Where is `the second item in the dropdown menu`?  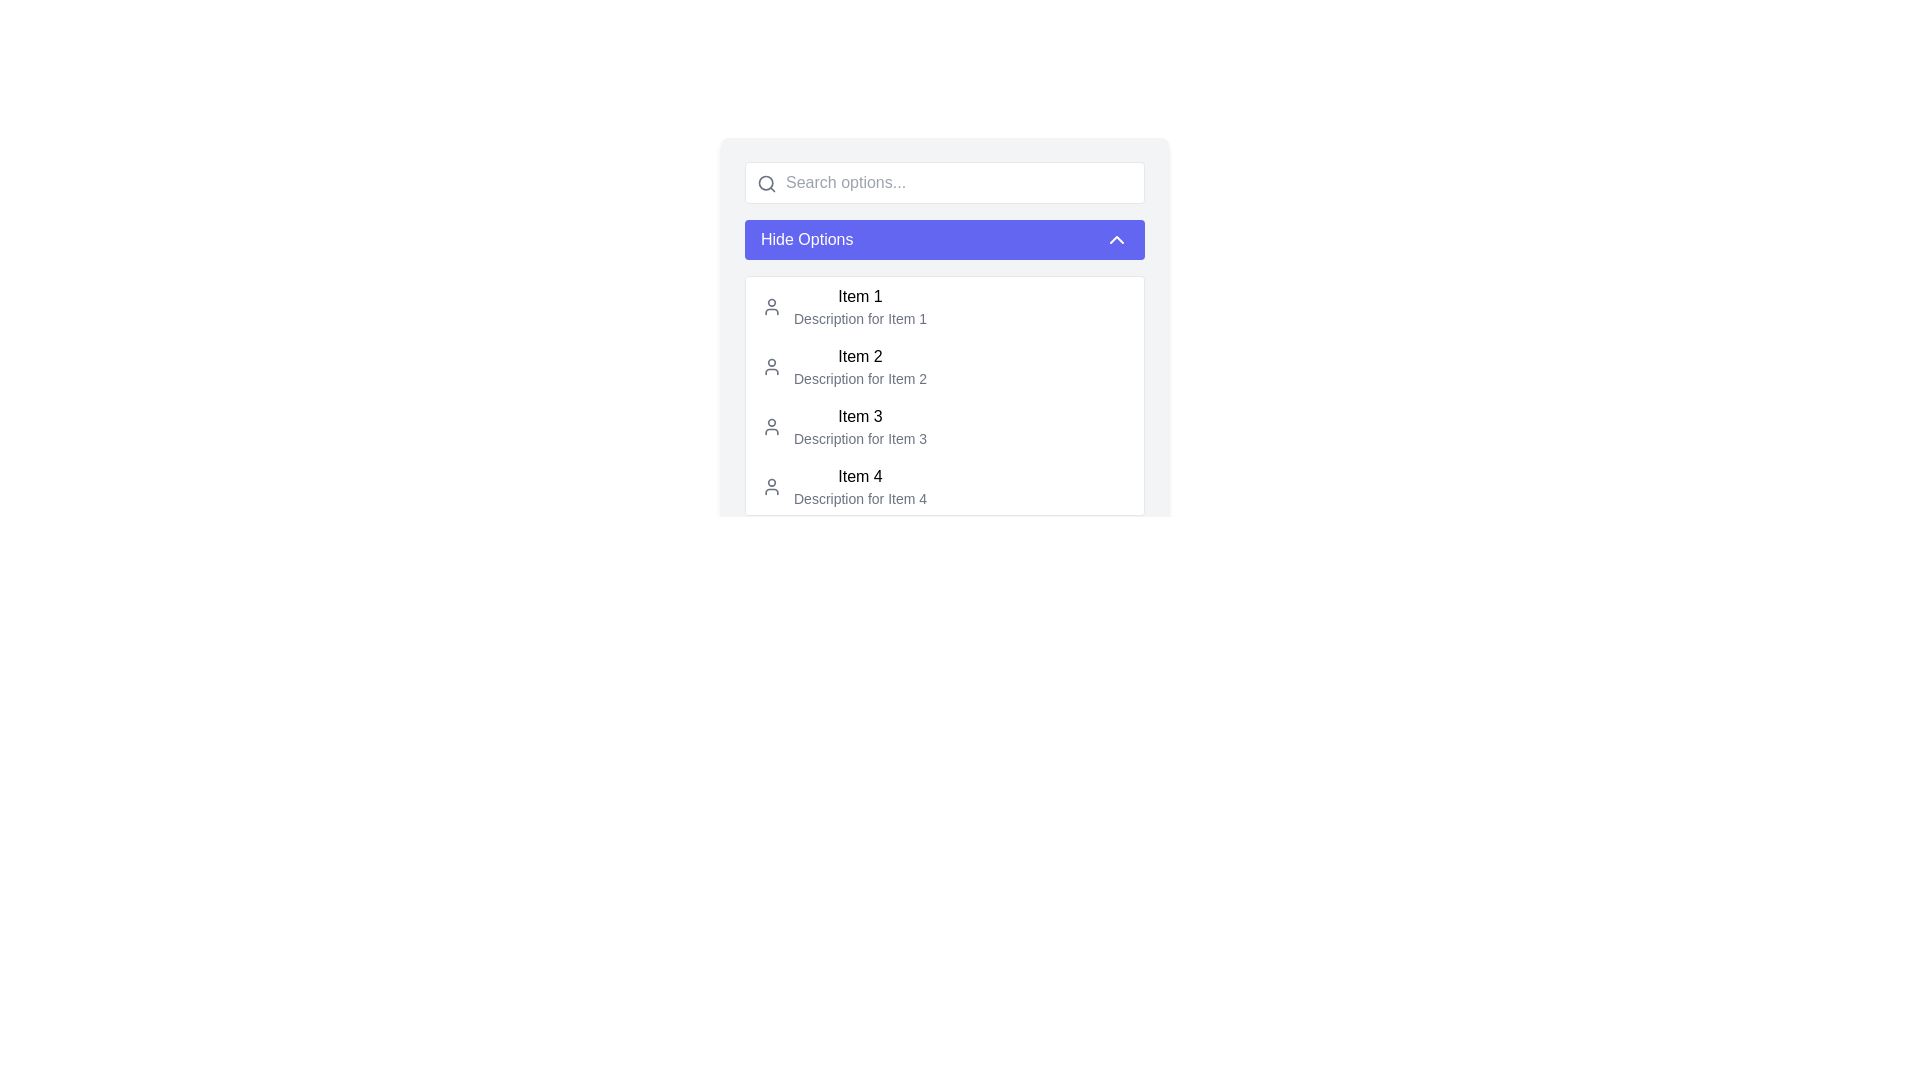 the second item in the dropdown menu is located at coordinates (944, 366).